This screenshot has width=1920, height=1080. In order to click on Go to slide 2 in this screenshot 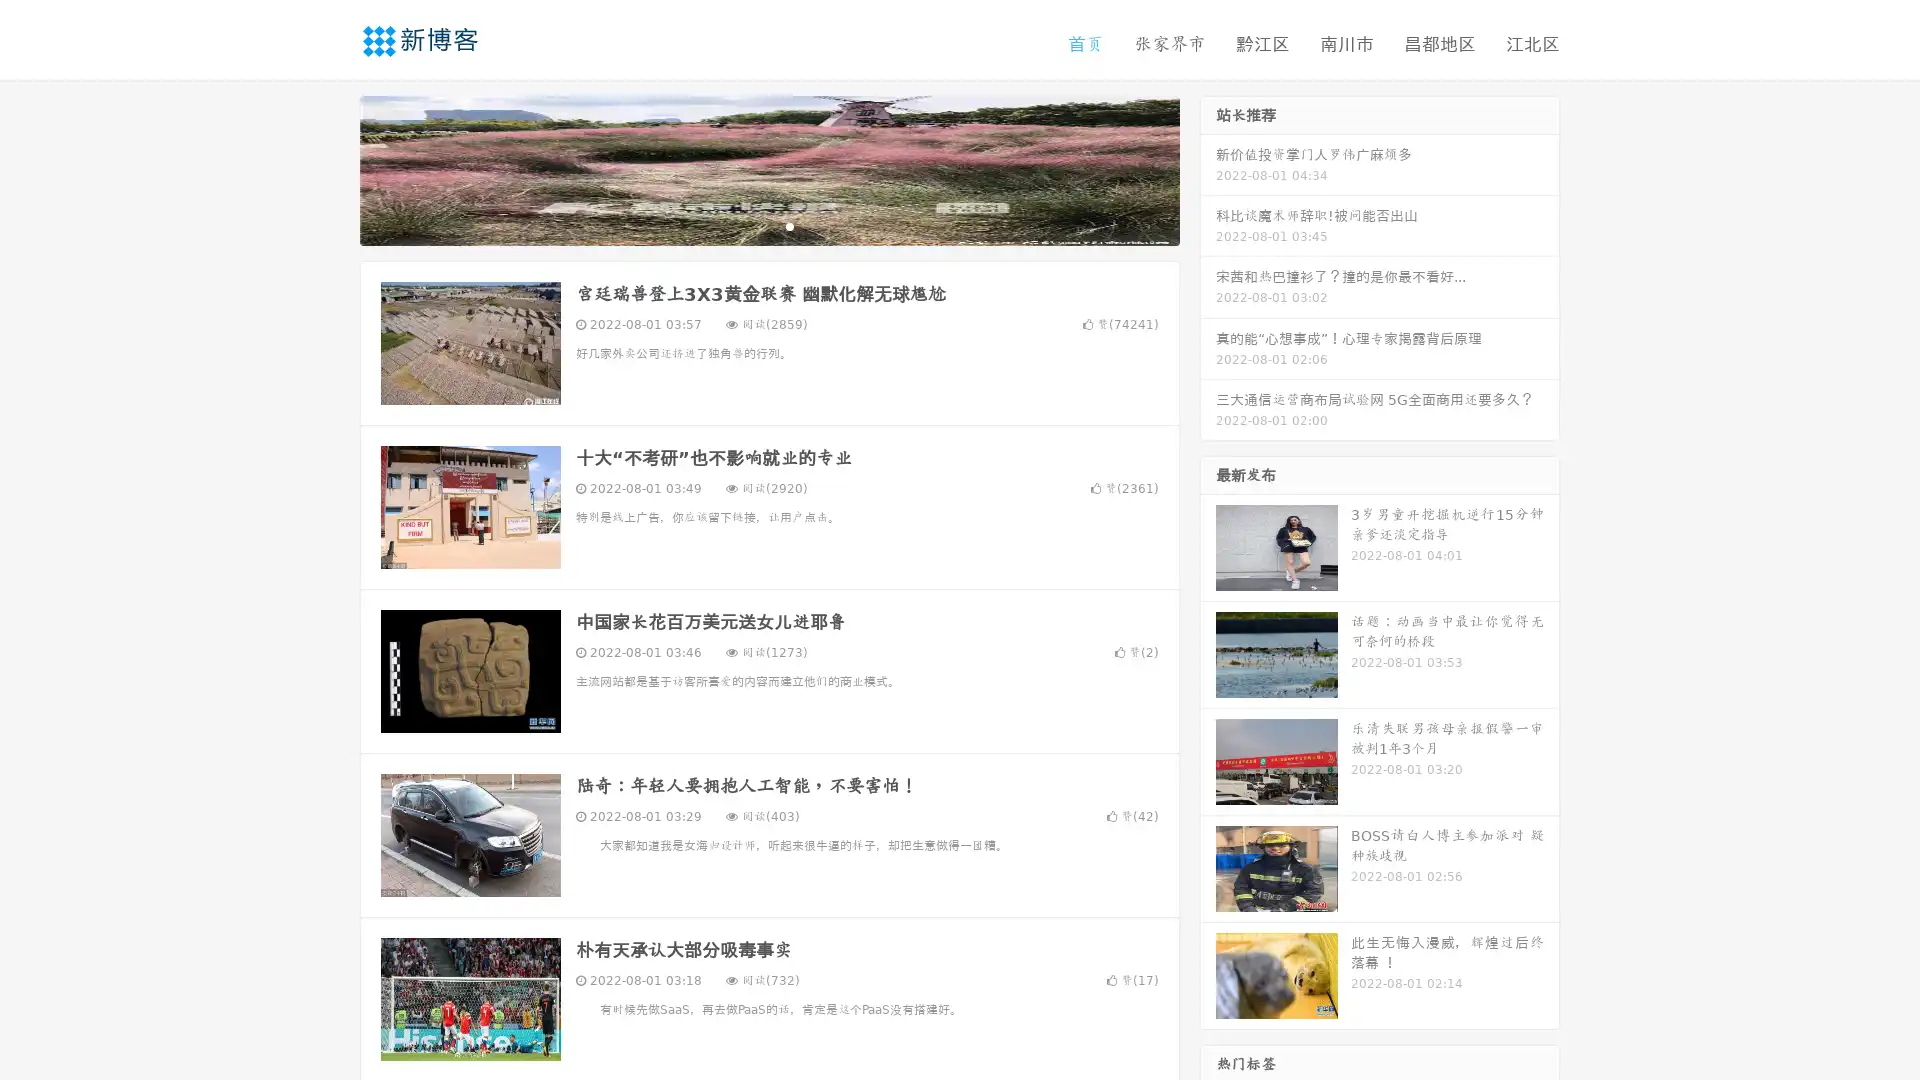, I will do `click(768, 225)`.